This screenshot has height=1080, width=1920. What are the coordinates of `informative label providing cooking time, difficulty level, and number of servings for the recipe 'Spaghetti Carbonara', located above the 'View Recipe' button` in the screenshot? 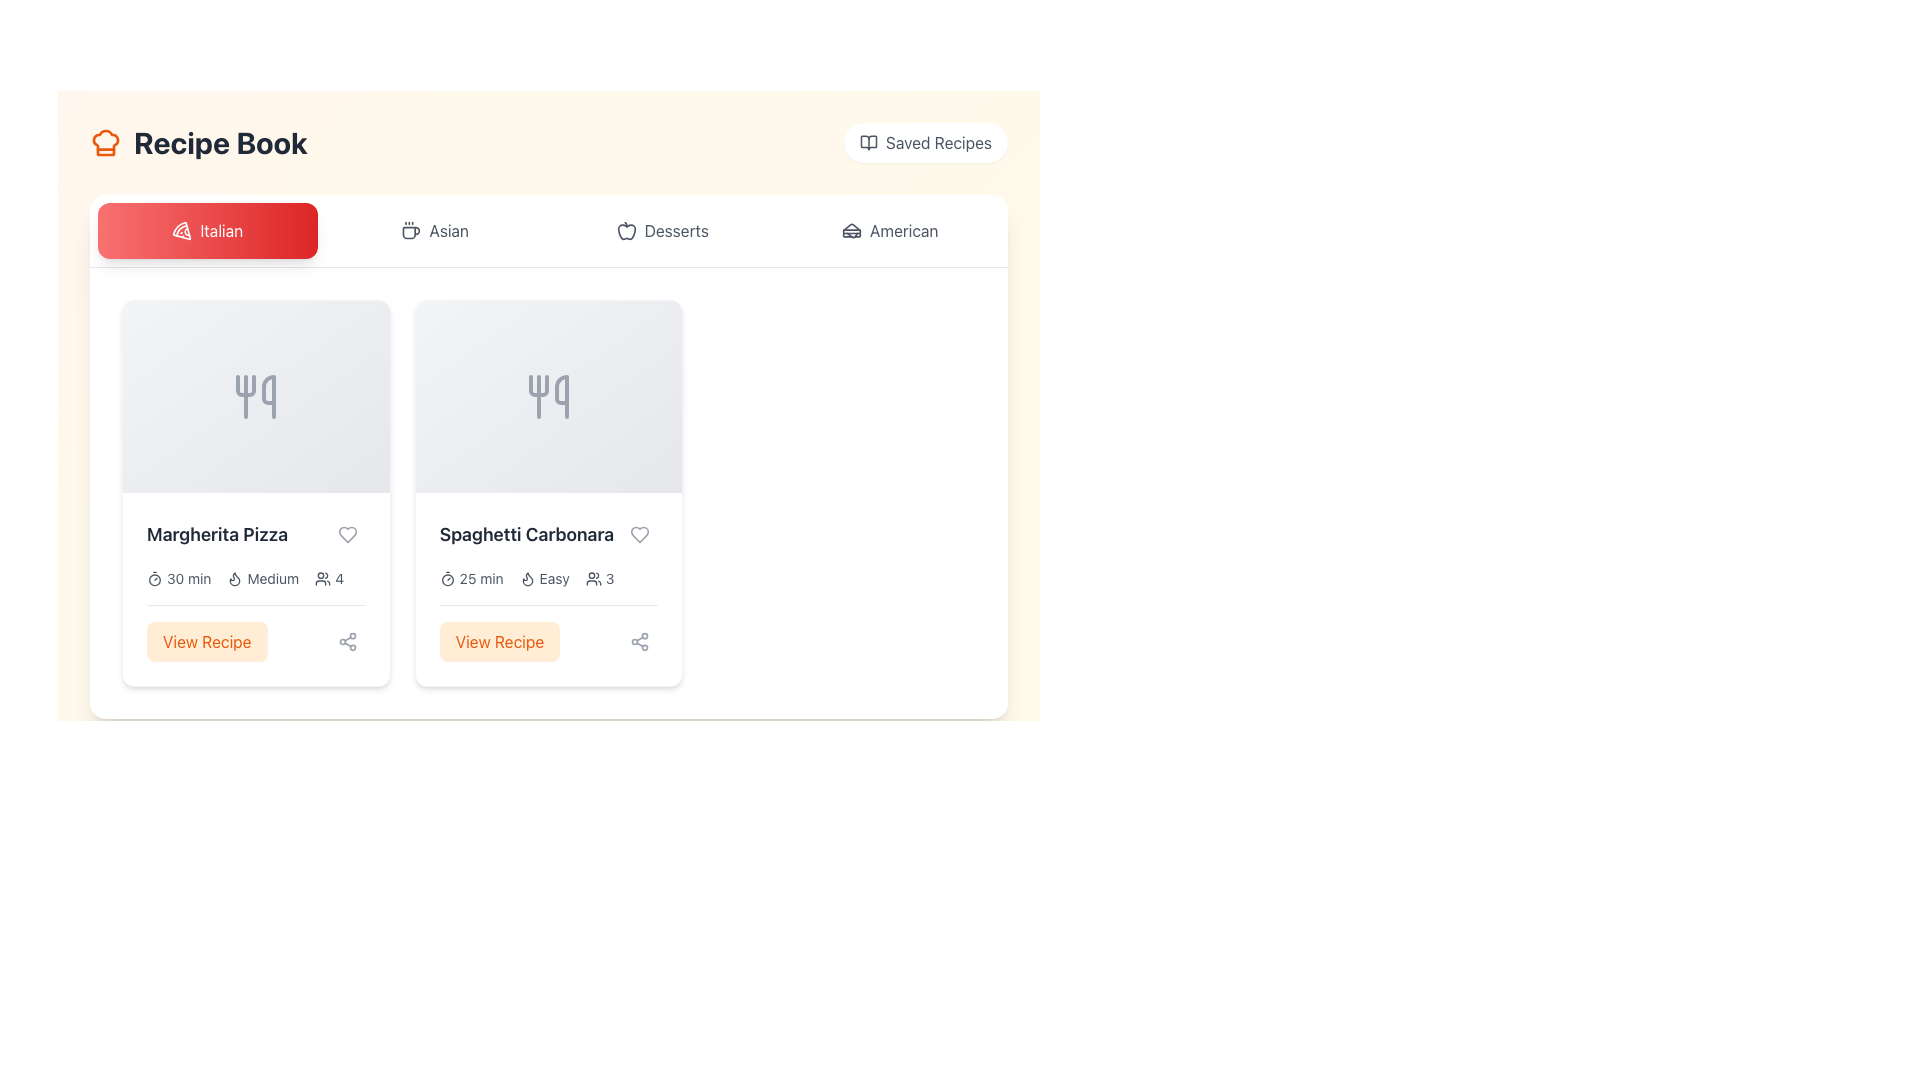 It's located at (548, 578).